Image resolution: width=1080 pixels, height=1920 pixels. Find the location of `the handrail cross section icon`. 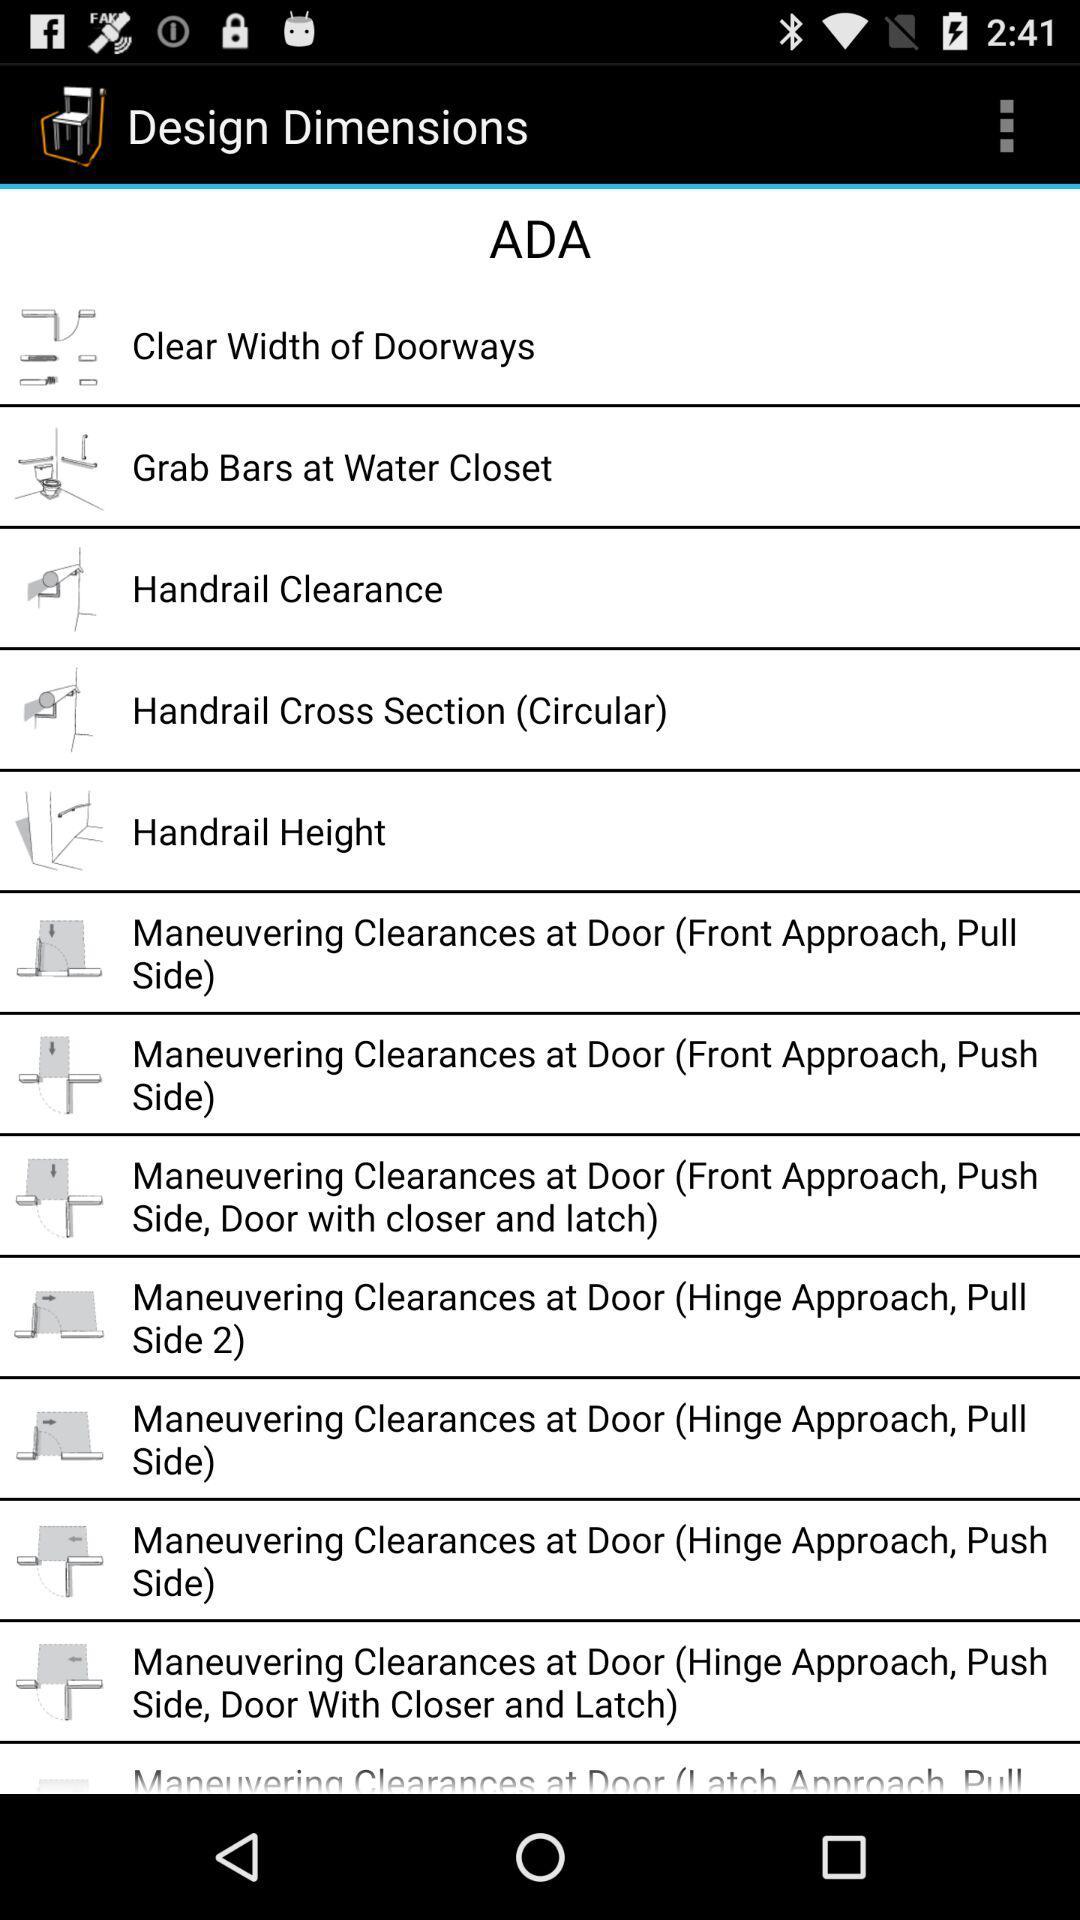

the handrail cross section icon is located at coordinates (598, 709).